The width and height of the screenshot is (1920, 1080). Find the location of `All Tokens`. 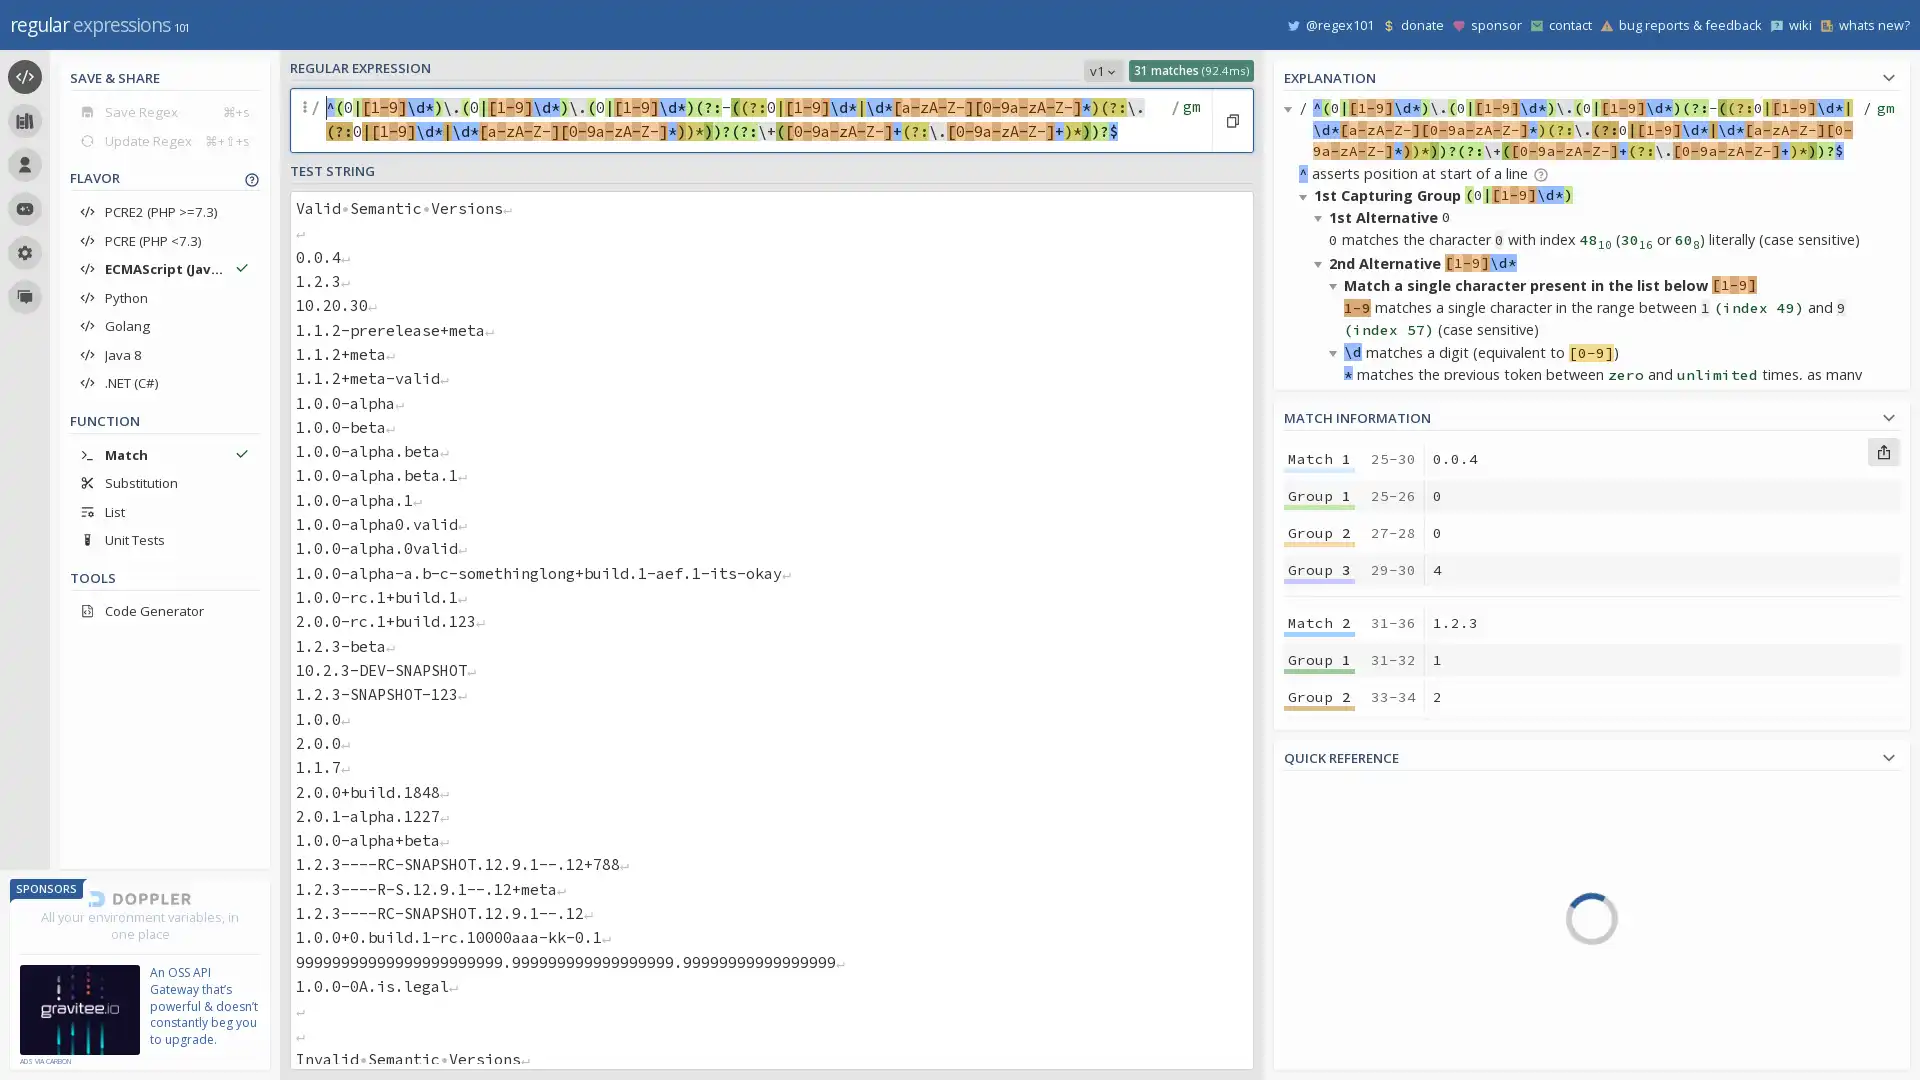

All Tokens is located at coordinates (1377, 829).